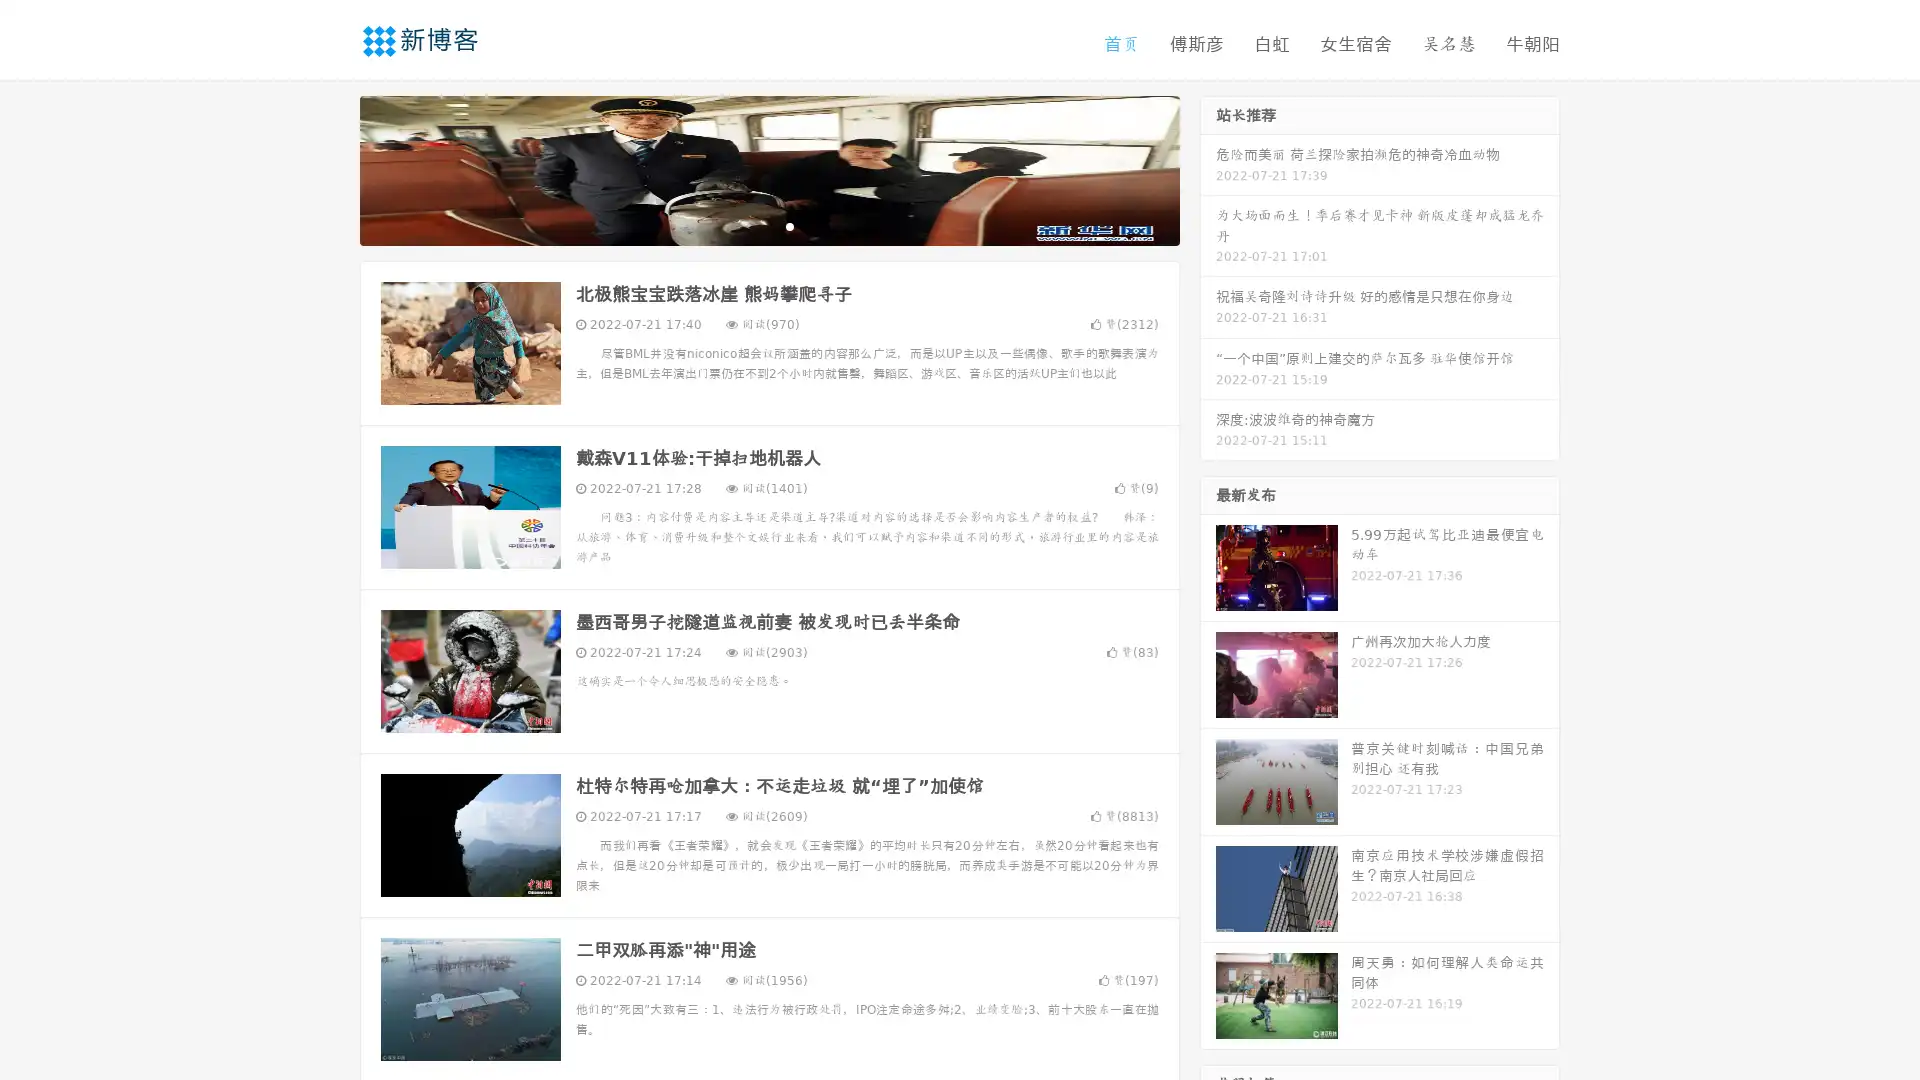 This screenshot has height=1080, width=1920. Describe the element at coordinates (1208, 168) in the screenshot. I see `Next slide` at that location.